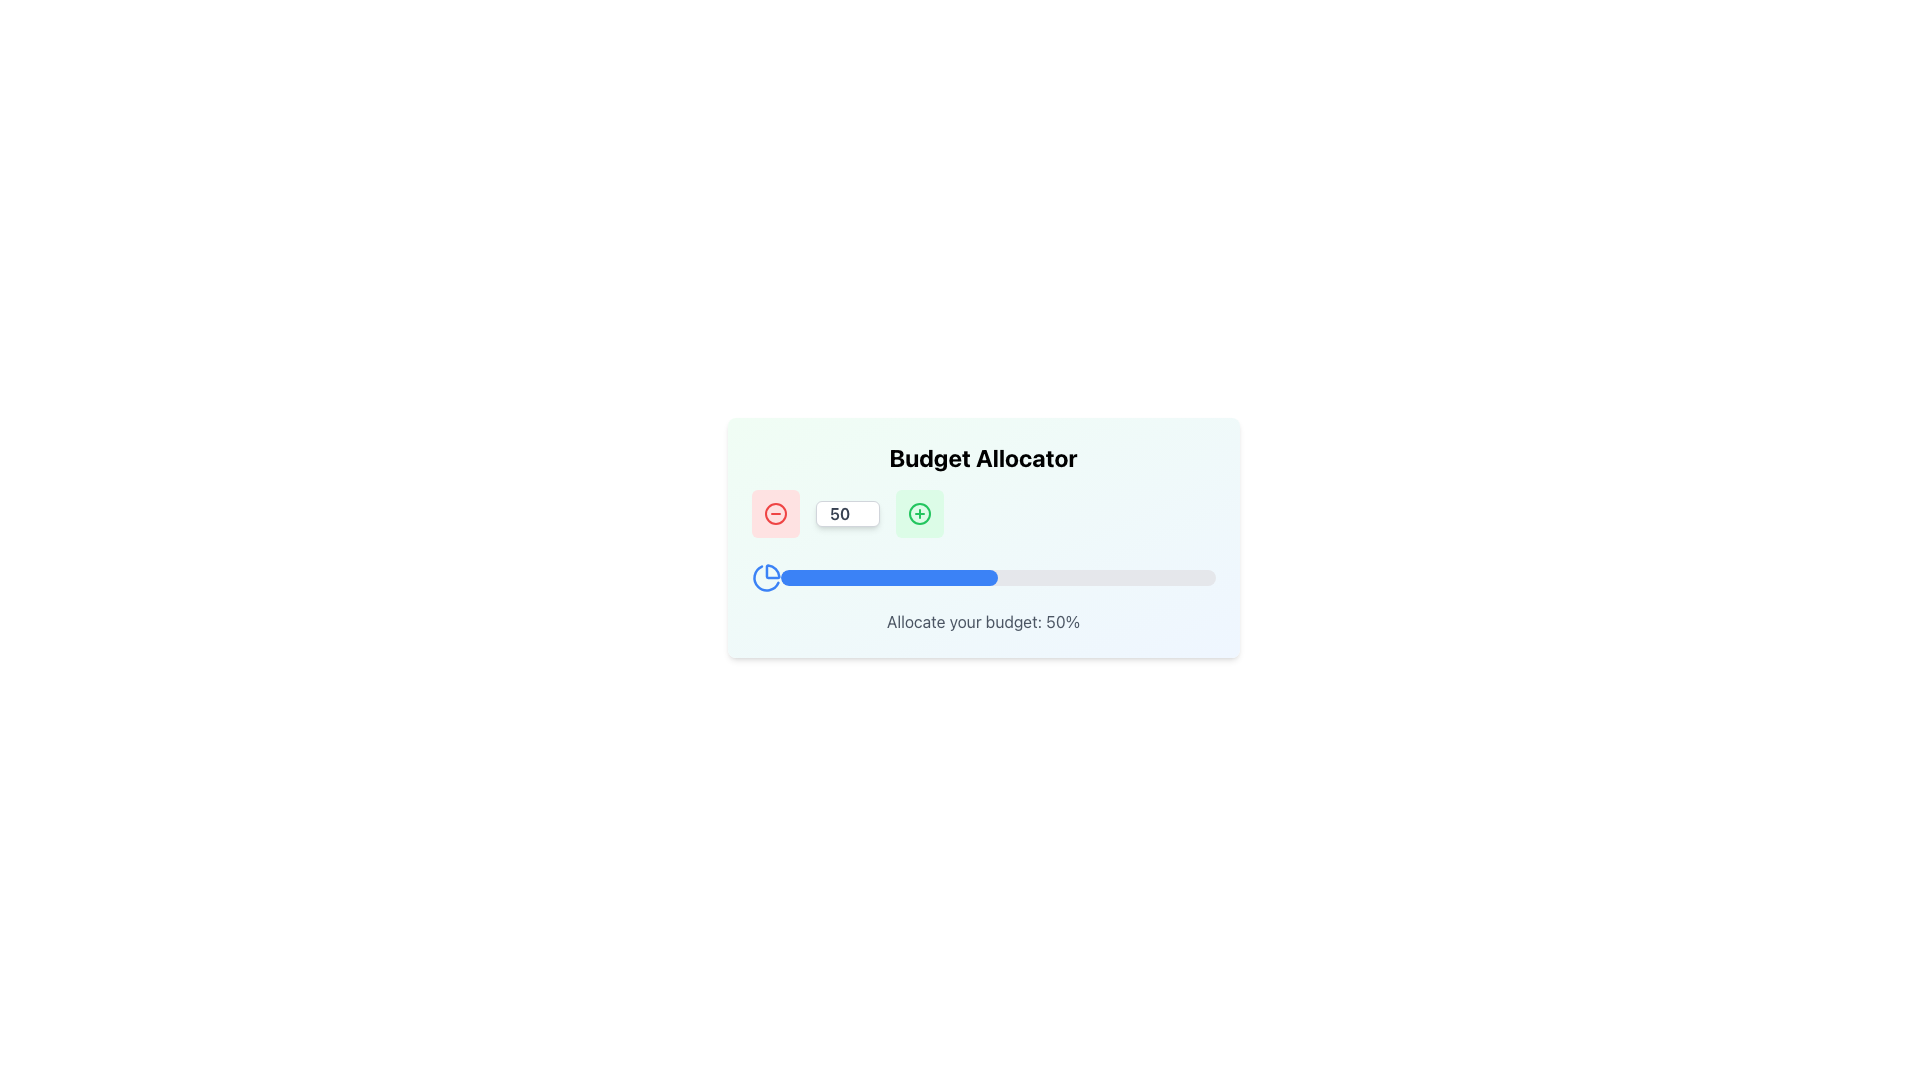 This screenshot has width=1920, height=1080. What do you see at coordinates (998, 578) in the screenshot?
I see `the horizontal progress bar styled with a light gray rounded track and a blue filled portion indicating 50% progress, located below the title 'Budget Allocator'` at bounding box center [998, 578].